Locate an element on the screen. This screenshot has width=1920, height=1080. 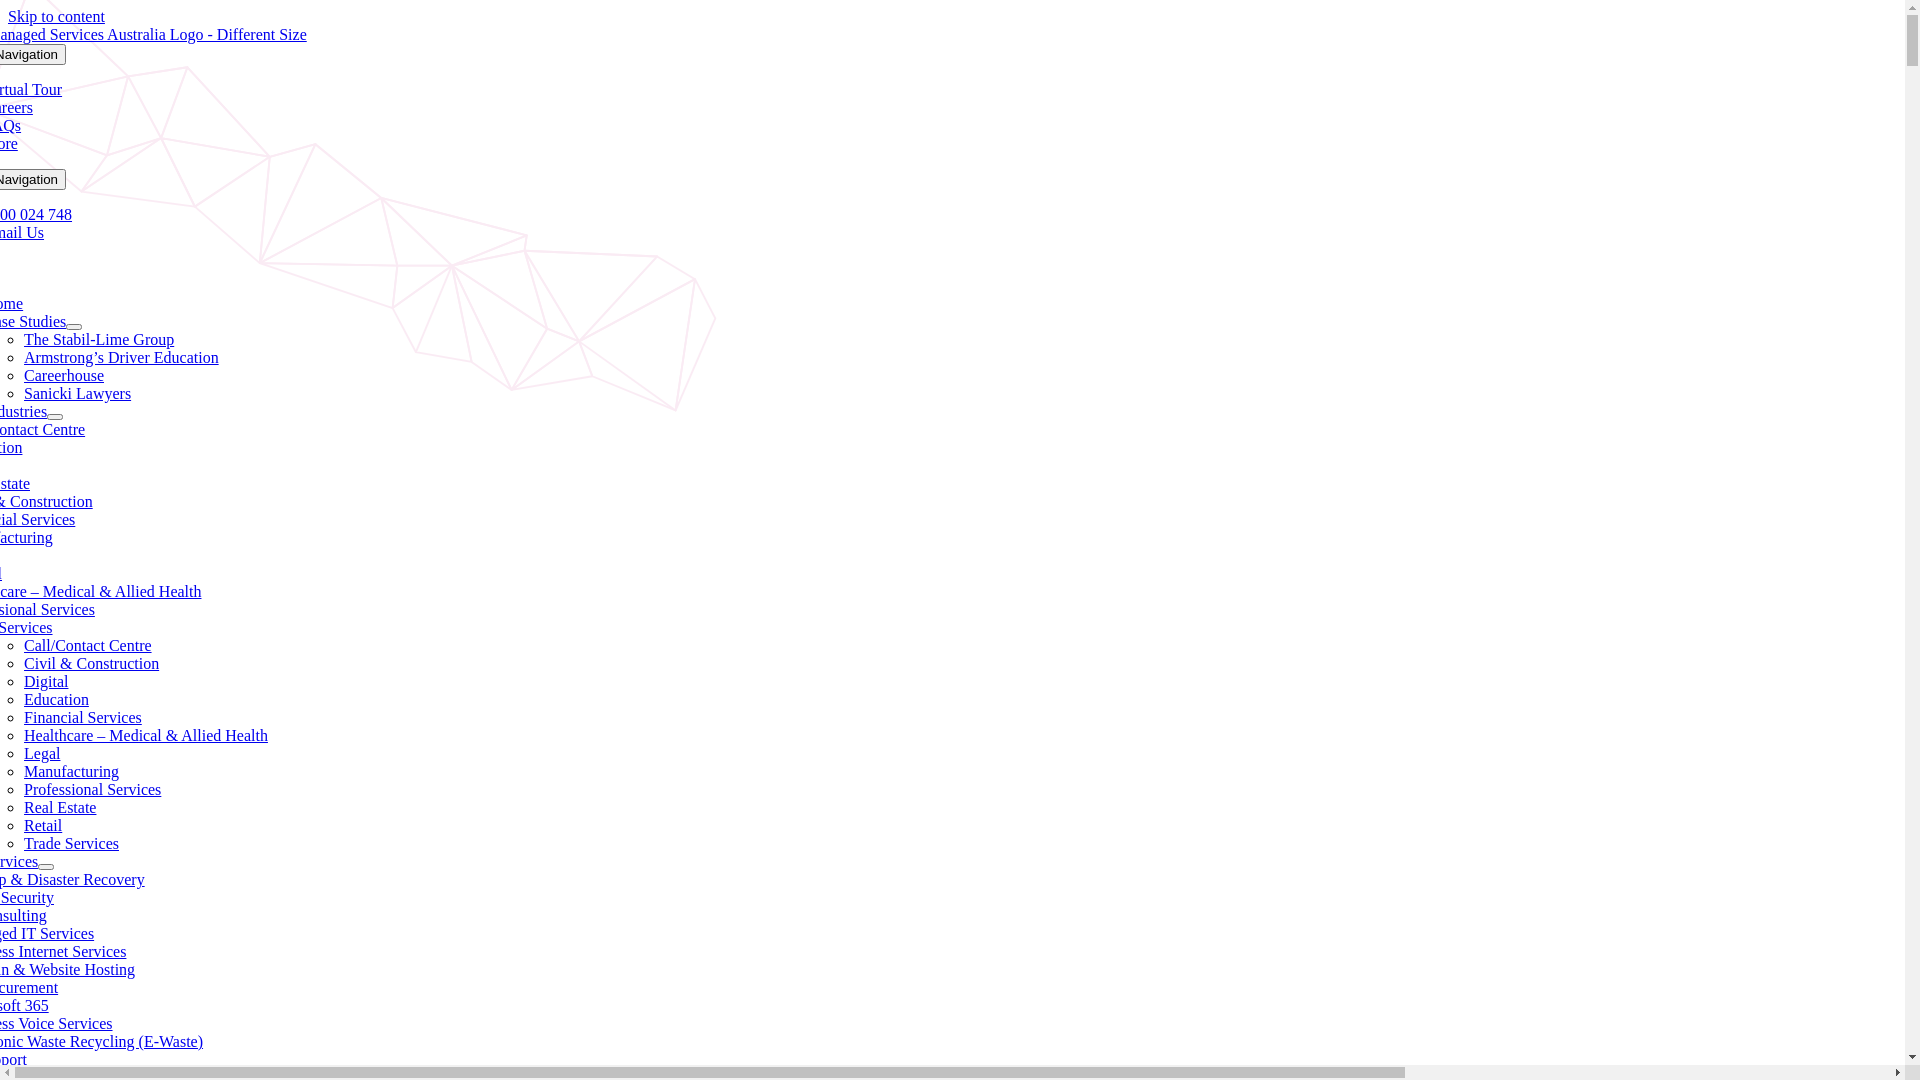
'Civil & Construction' is located at coordinates (90, 663).